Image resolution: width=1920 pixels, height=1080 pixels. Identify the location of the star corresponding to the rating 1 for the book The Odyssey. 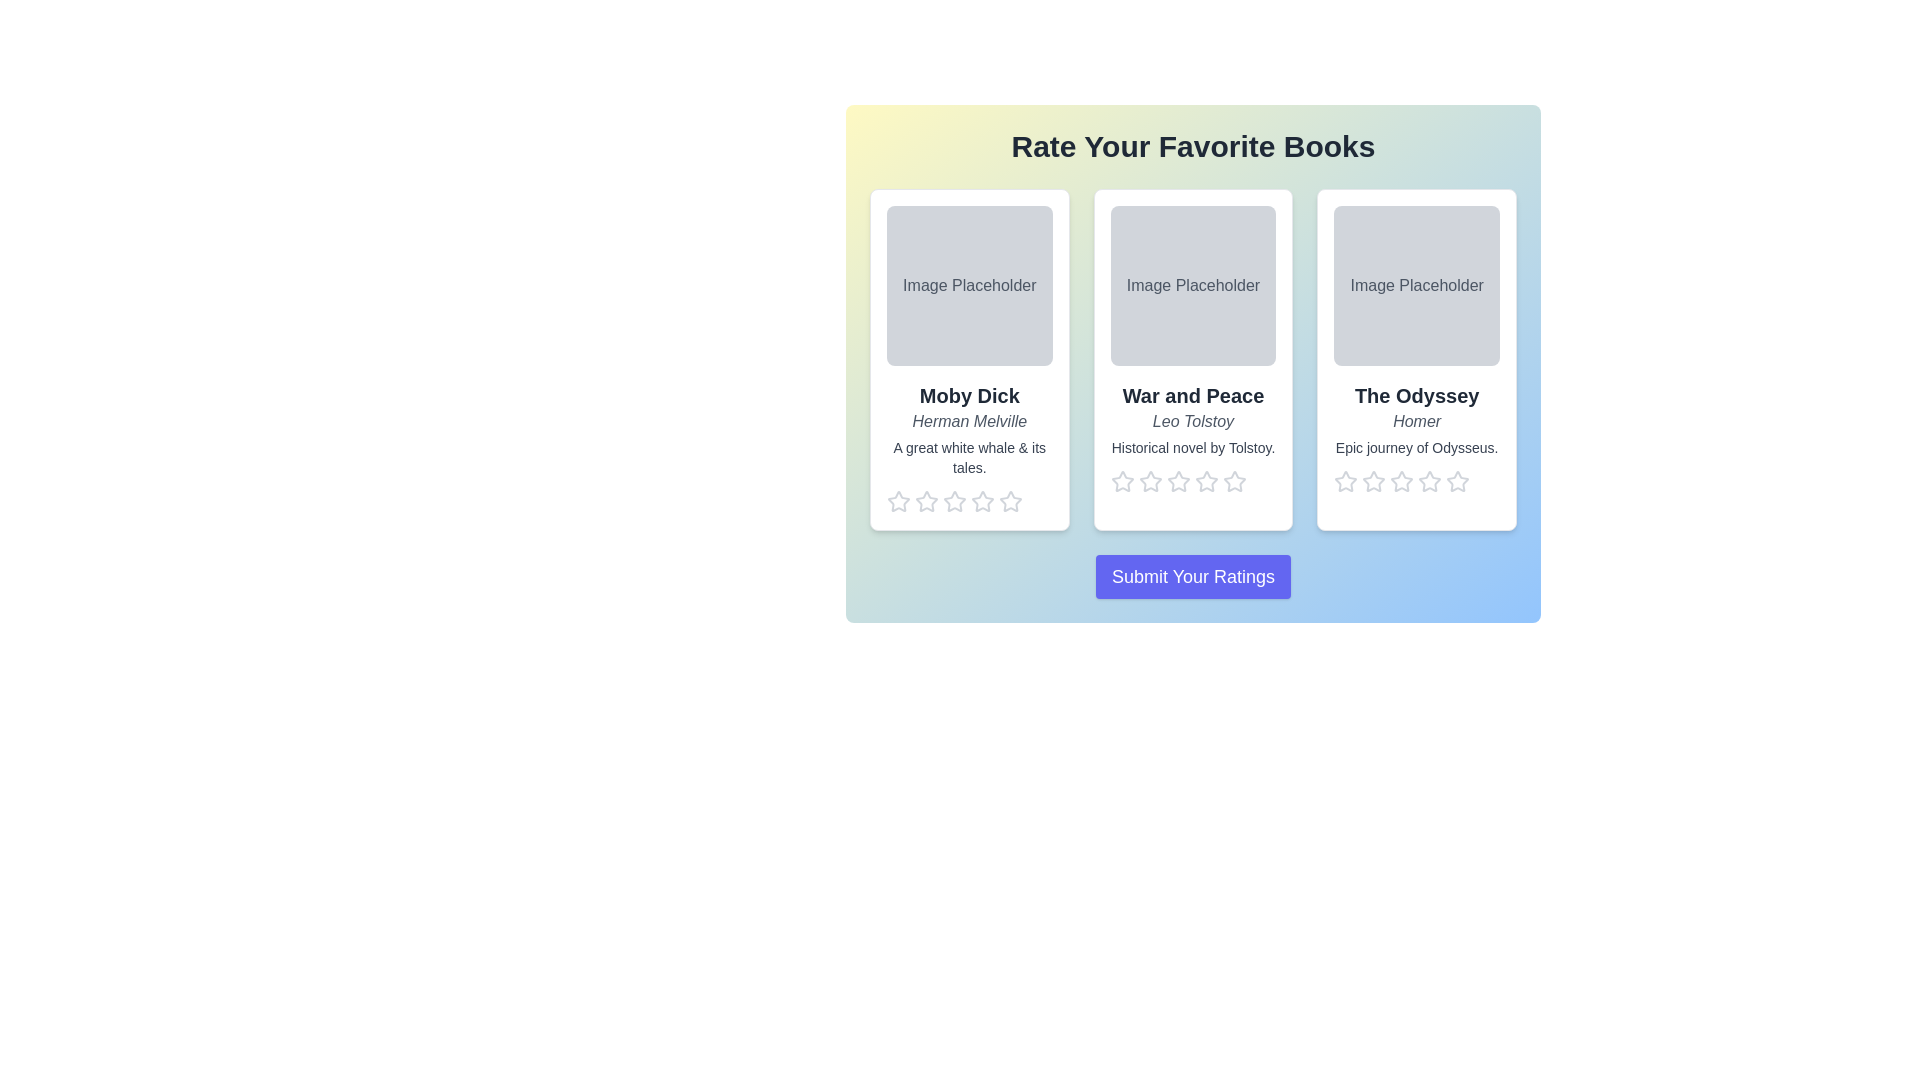
(1345, 482).